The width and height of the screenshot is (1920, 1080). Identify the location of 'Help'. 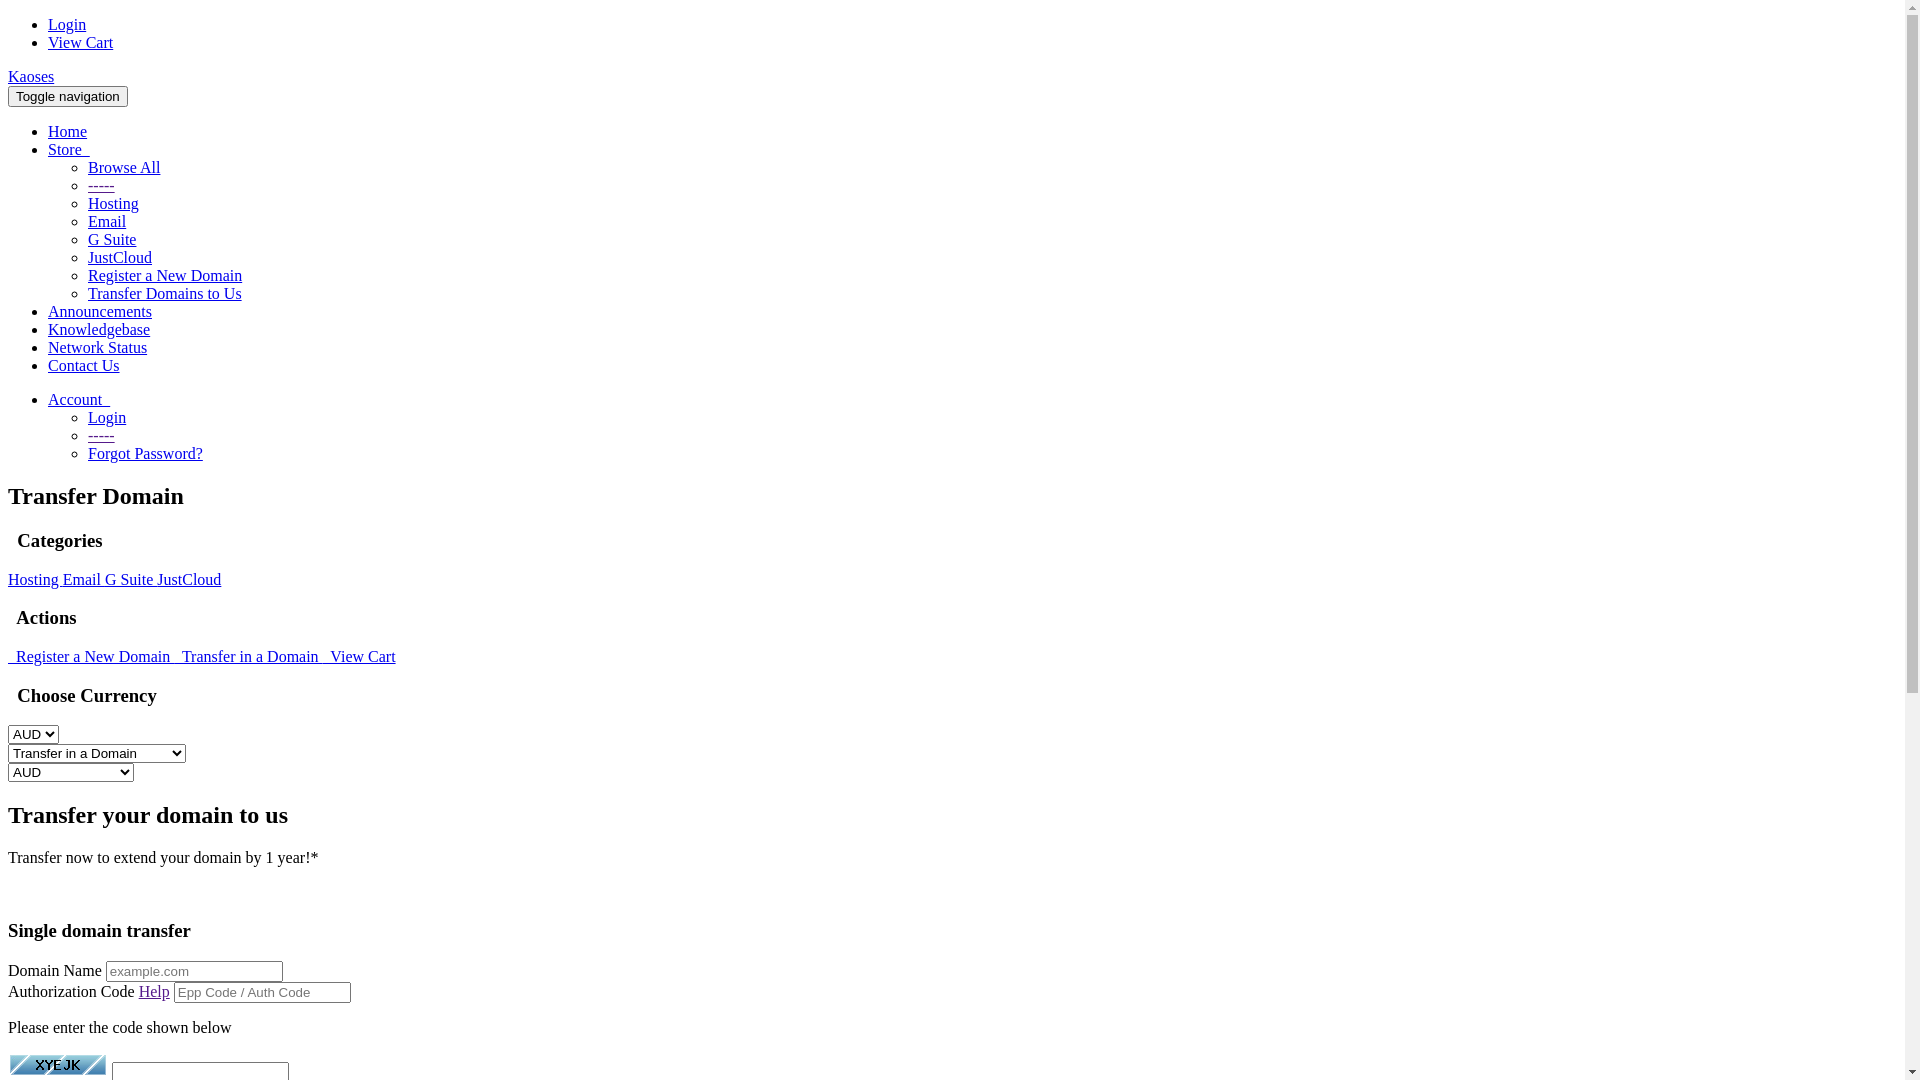
(153, 991).